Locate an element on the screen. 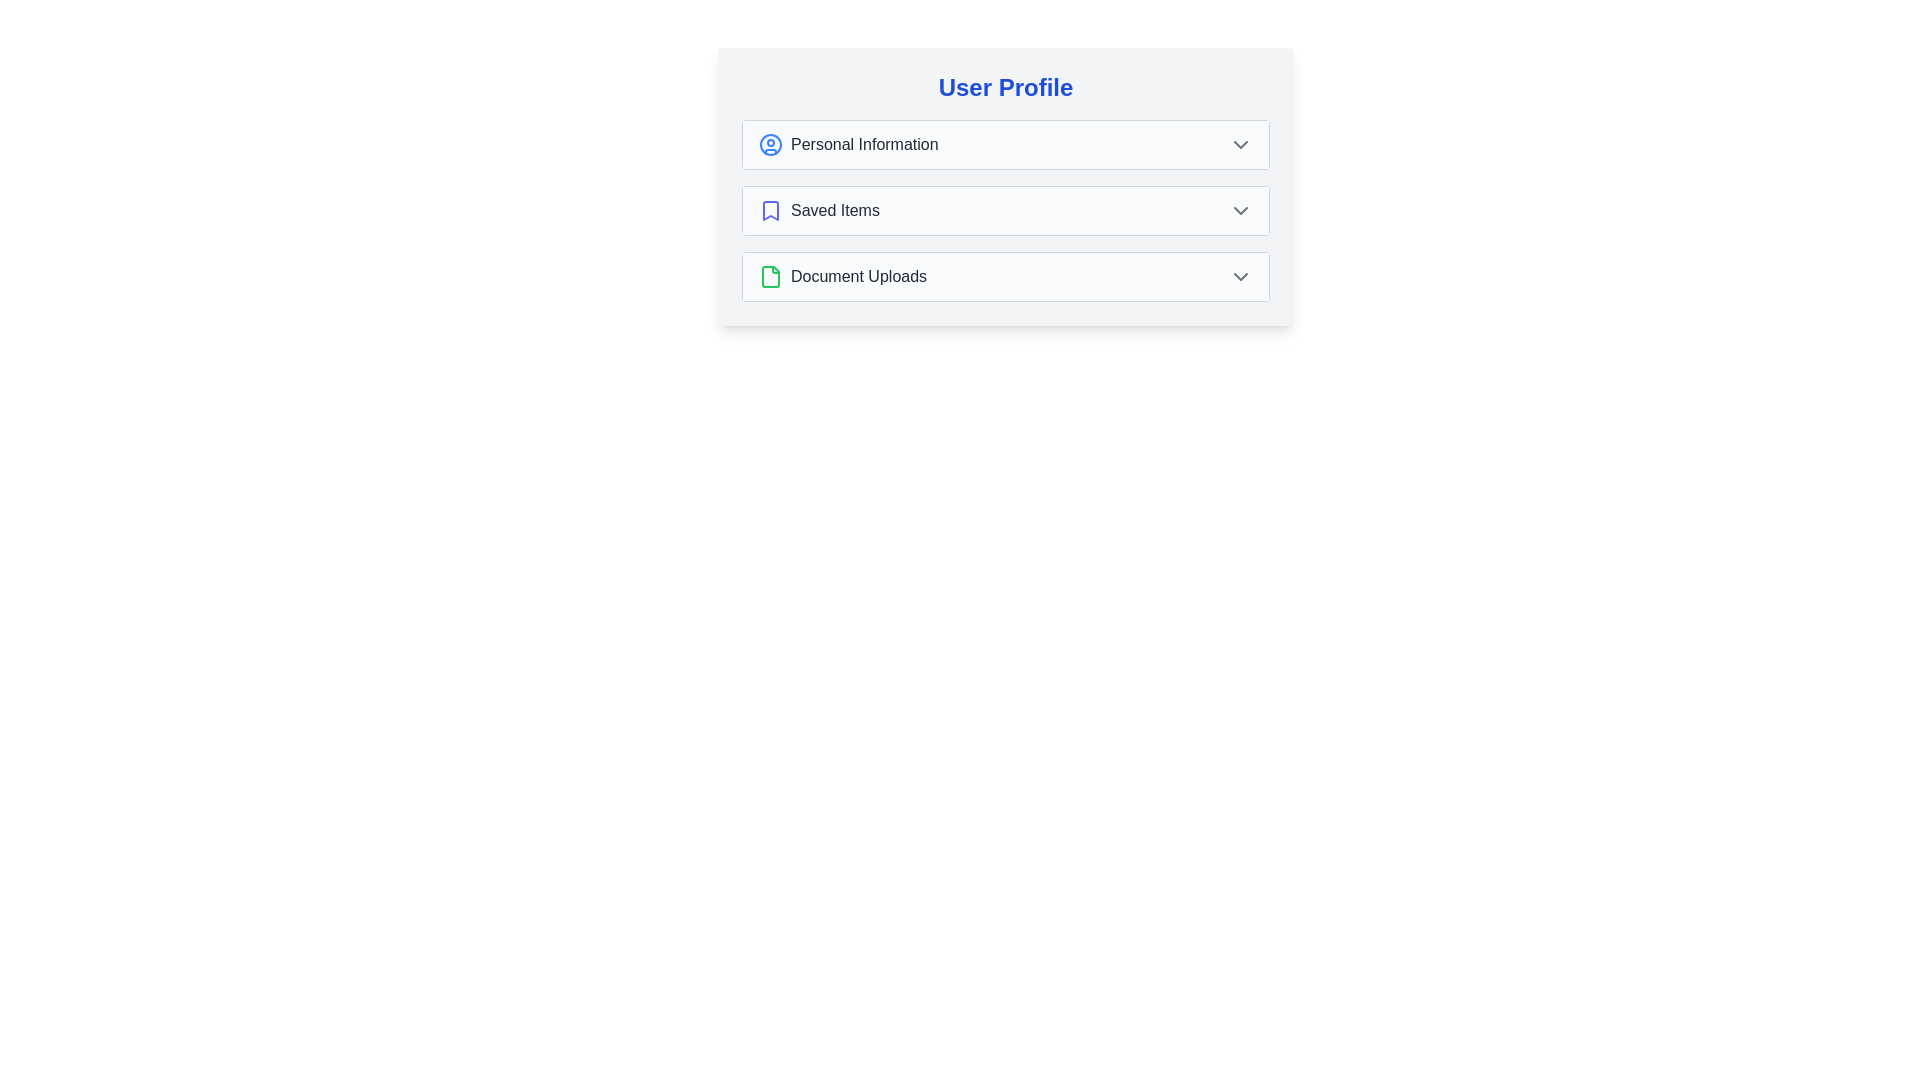 This screenshot has width=1920, height=1080. the graphical representation of the circular user icon with a blue outline, located in the leftmost area of the 'Personal Information' row, preceding the text label 'Personal Information' is located at coordinates (770, 144).